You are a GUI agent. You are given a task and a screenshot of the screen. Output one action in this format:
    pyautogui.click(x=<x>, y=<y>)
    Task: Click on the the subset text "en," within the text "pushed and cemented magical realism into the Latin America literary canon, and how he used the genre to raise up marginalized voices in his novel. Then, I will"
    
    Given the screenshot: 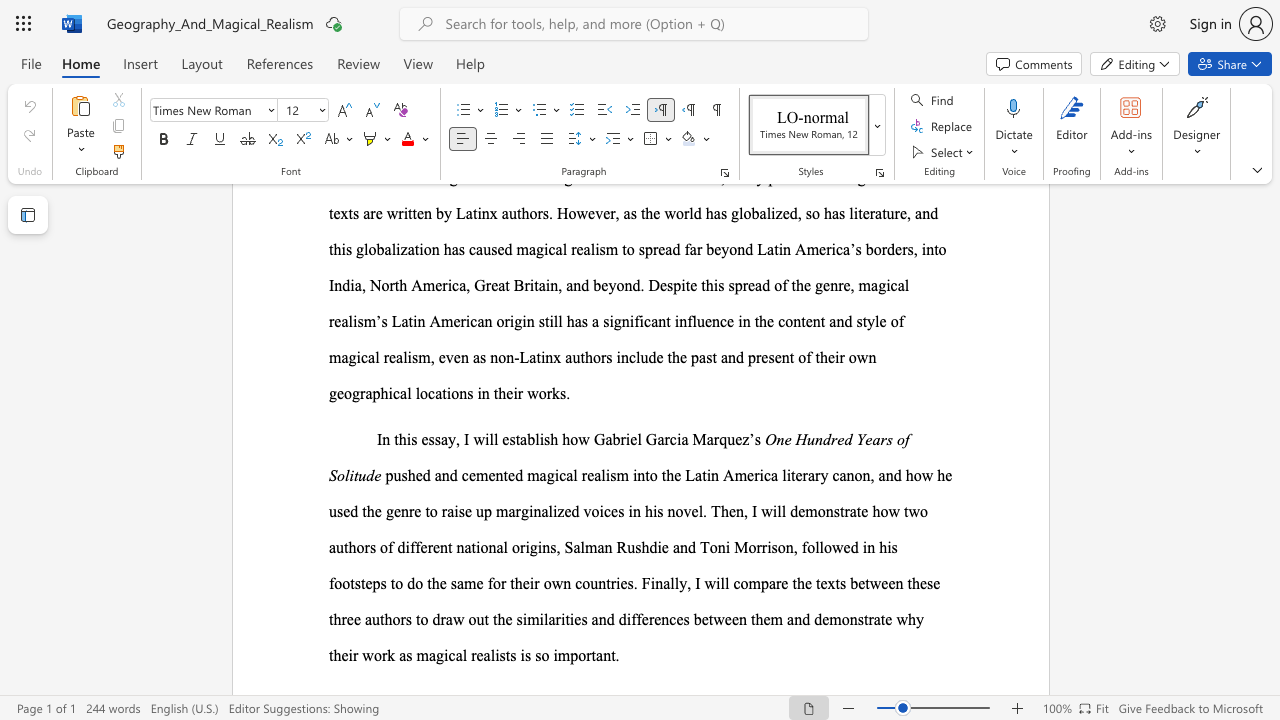 What is the action you would take?
    pyautogui.click(x=727, y=510)
    